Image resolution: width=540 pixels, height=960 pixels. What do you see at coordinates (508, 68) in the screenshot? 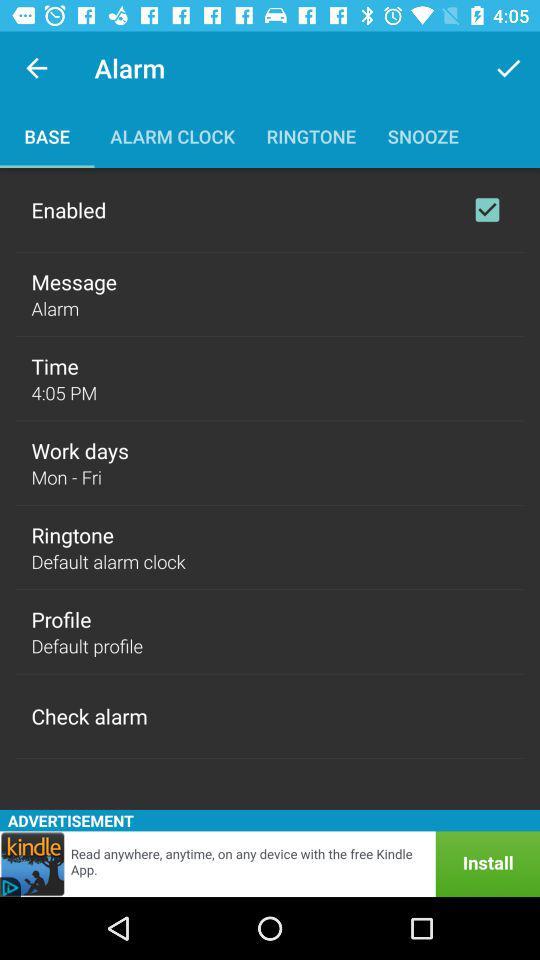
I see `item next to alarm item` at bounding box center [508, 68].